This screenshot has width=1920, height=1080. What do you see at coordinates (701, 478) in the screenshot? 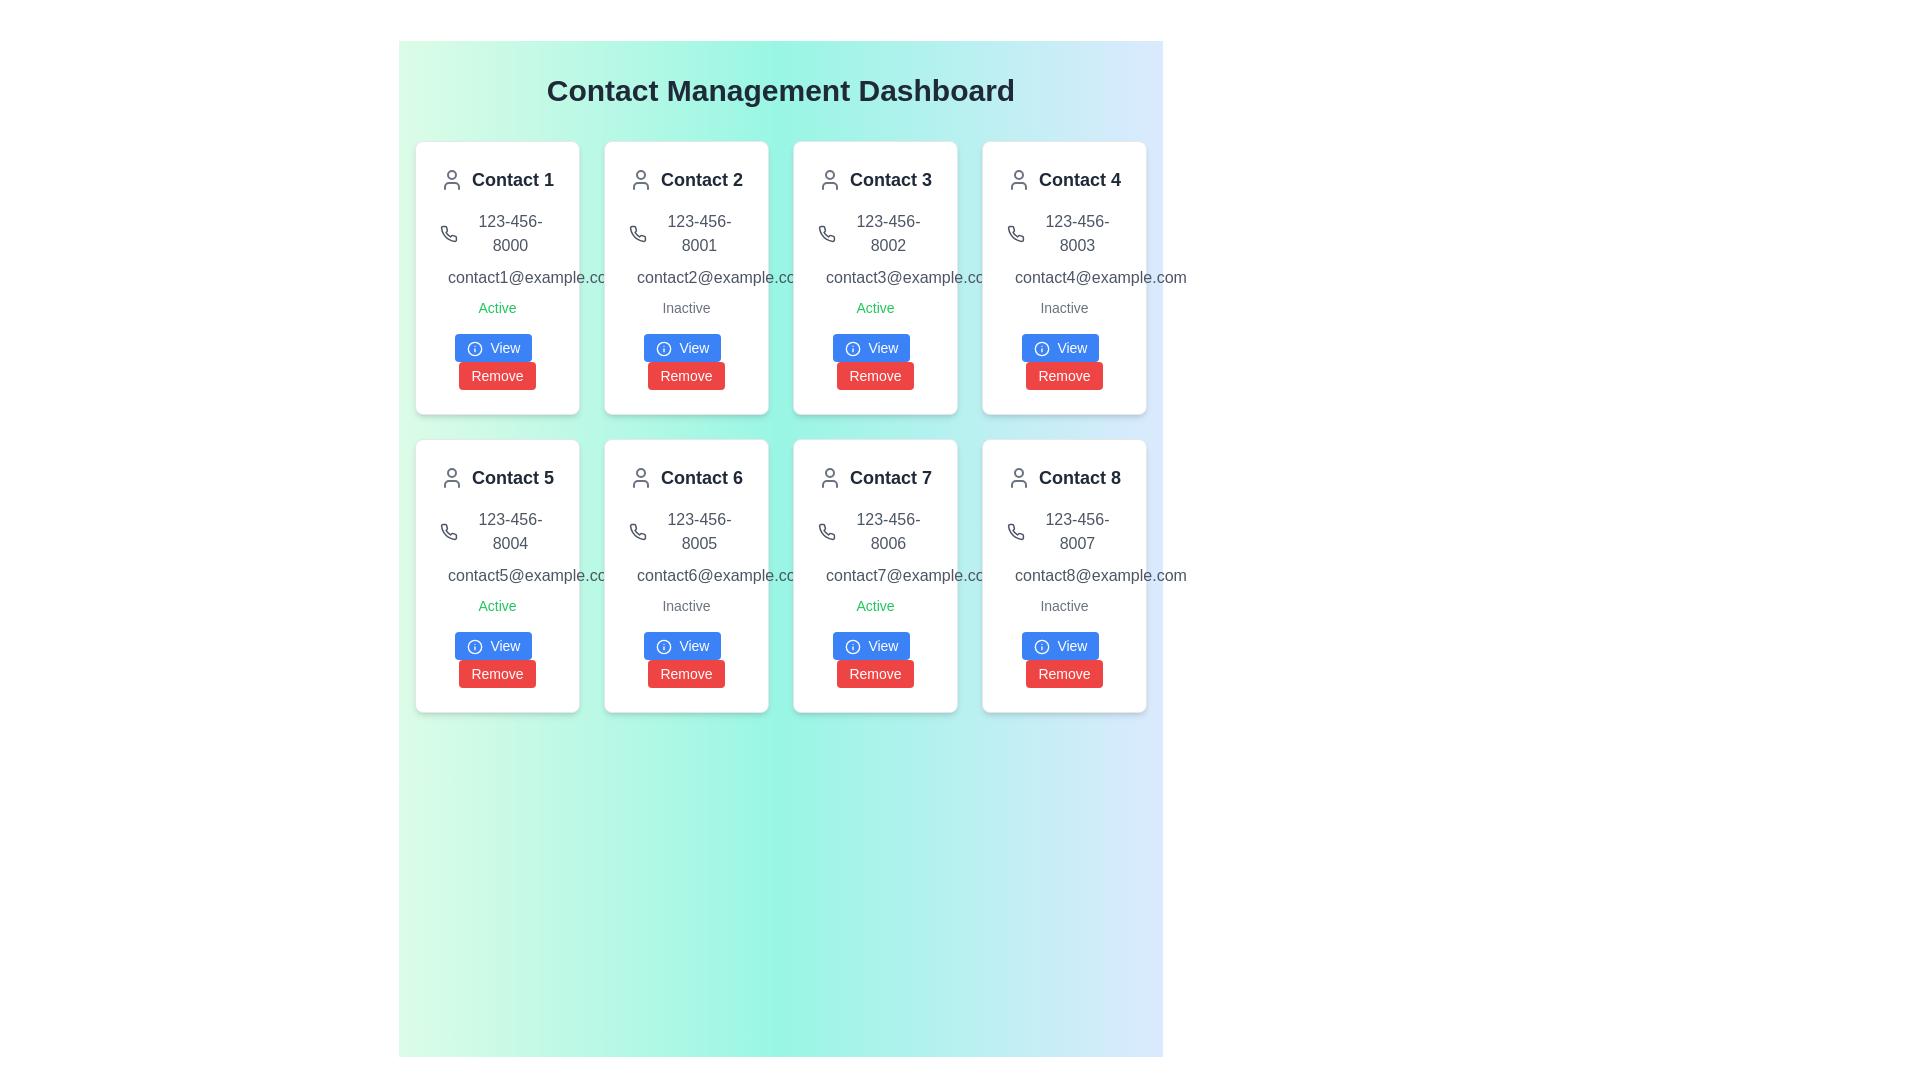
I see `the static text label indicating the name or identifier of a contact in the second row, second column of the 'Contact Management Dashboard' interface` at bounding box center [701, 478].